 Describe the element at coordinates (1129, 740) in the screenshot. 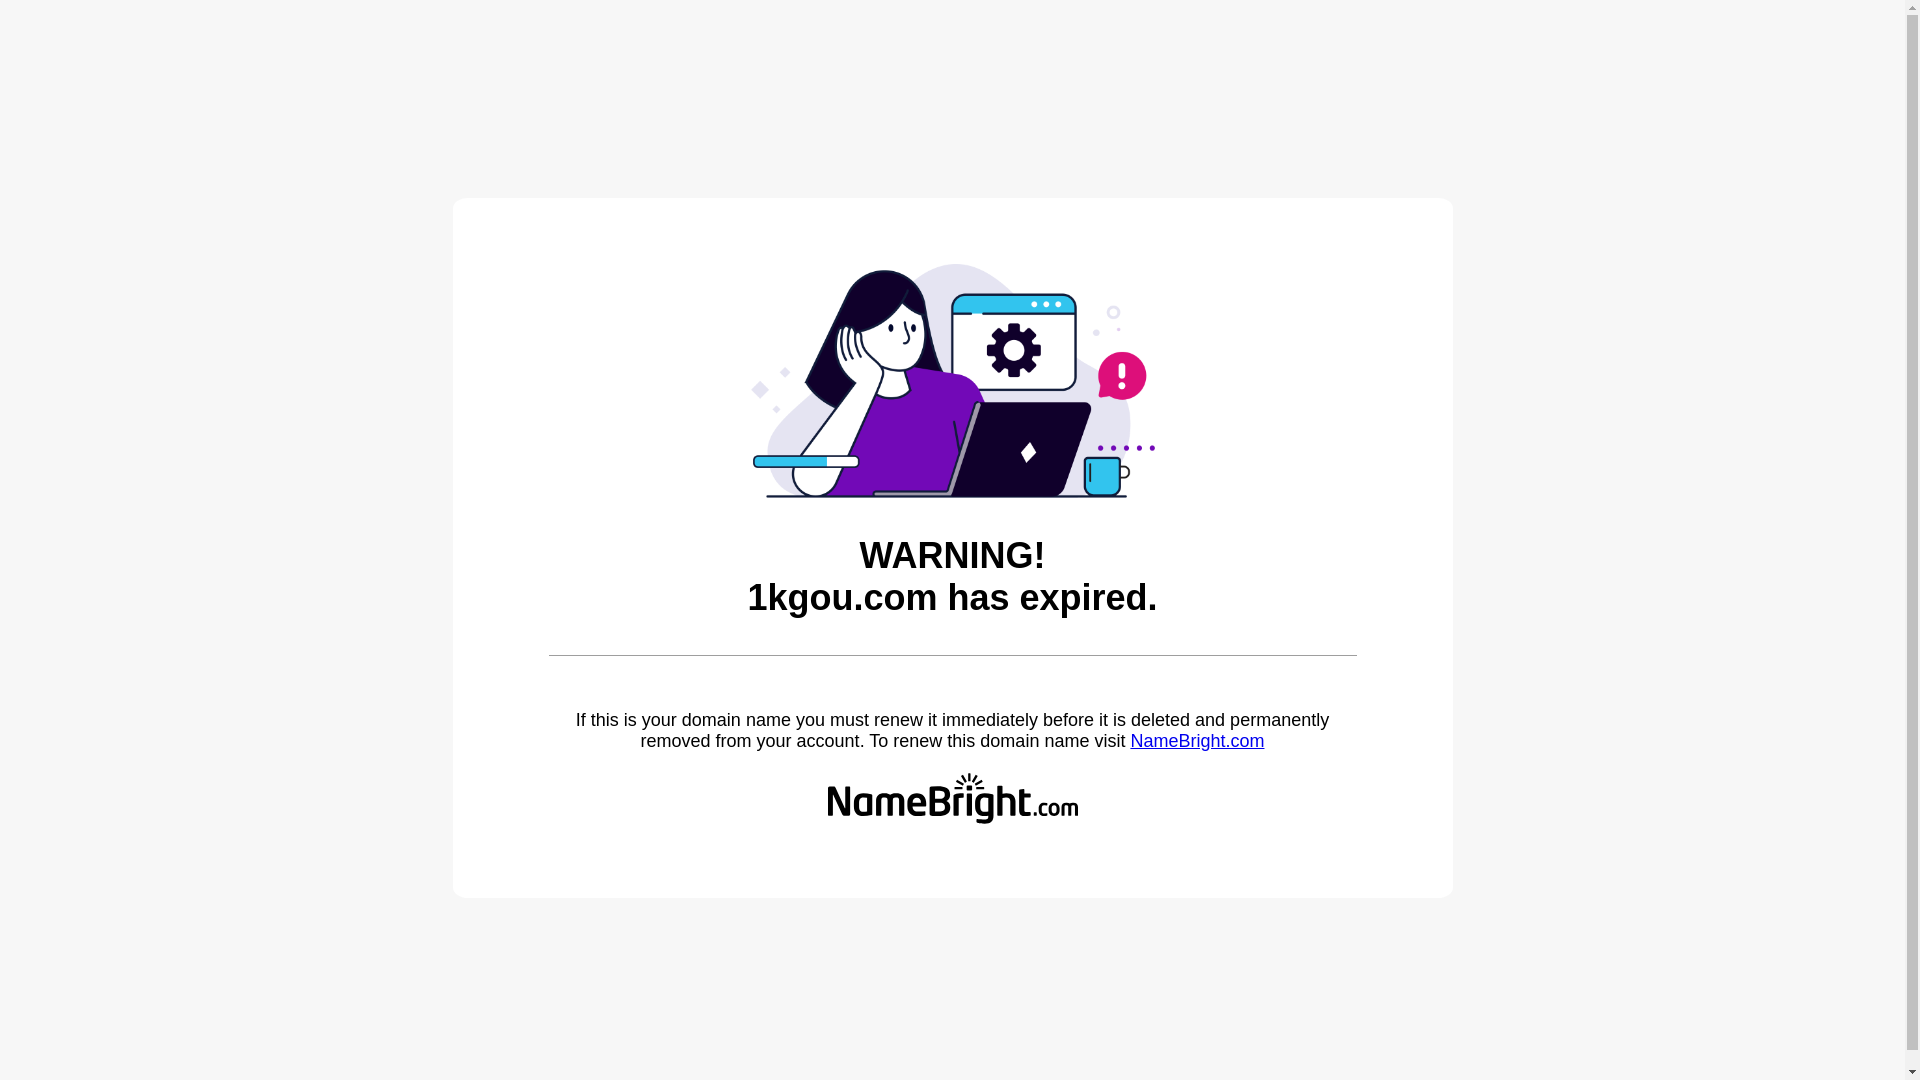

I see `'NameBright.com'` at that location.